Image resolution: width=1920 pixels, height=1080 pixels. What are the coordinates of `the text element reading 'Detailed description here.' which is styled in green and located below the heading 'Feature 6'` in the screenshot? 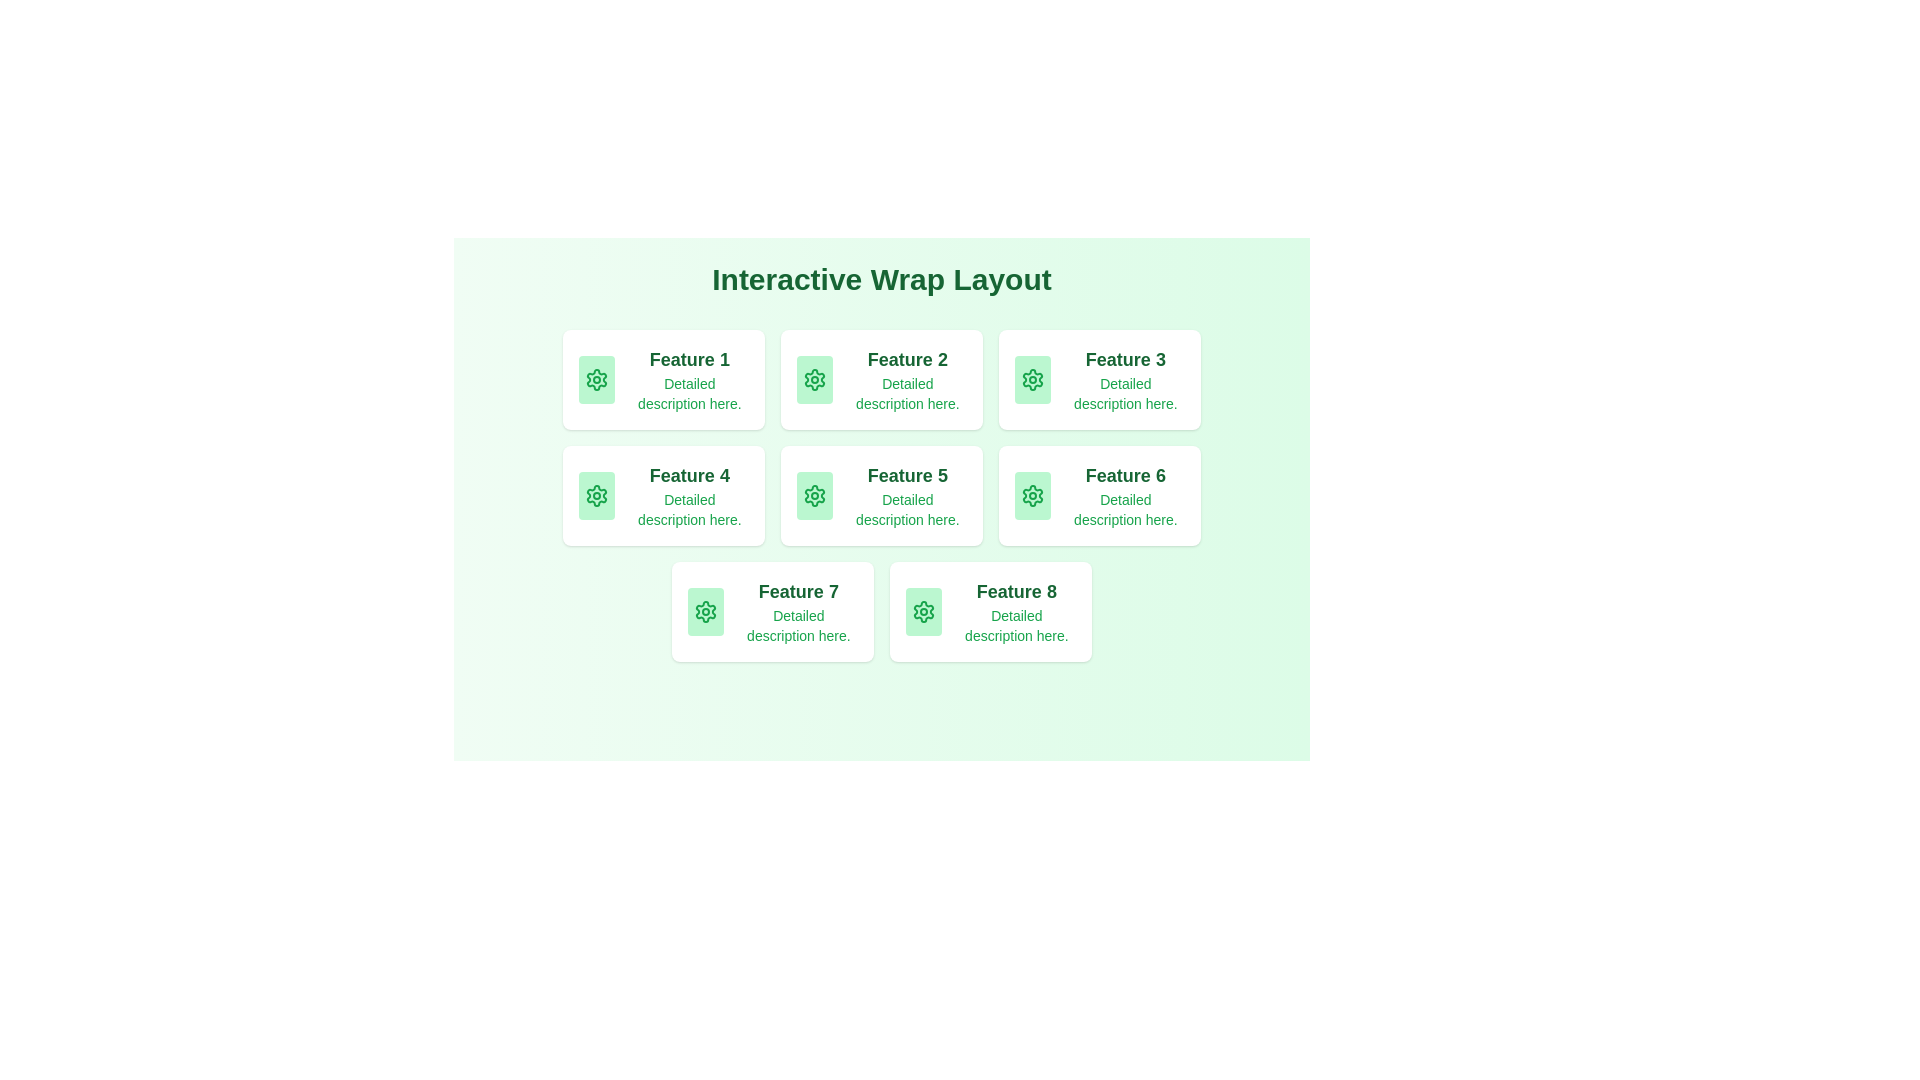 It's located at (1125, 508).